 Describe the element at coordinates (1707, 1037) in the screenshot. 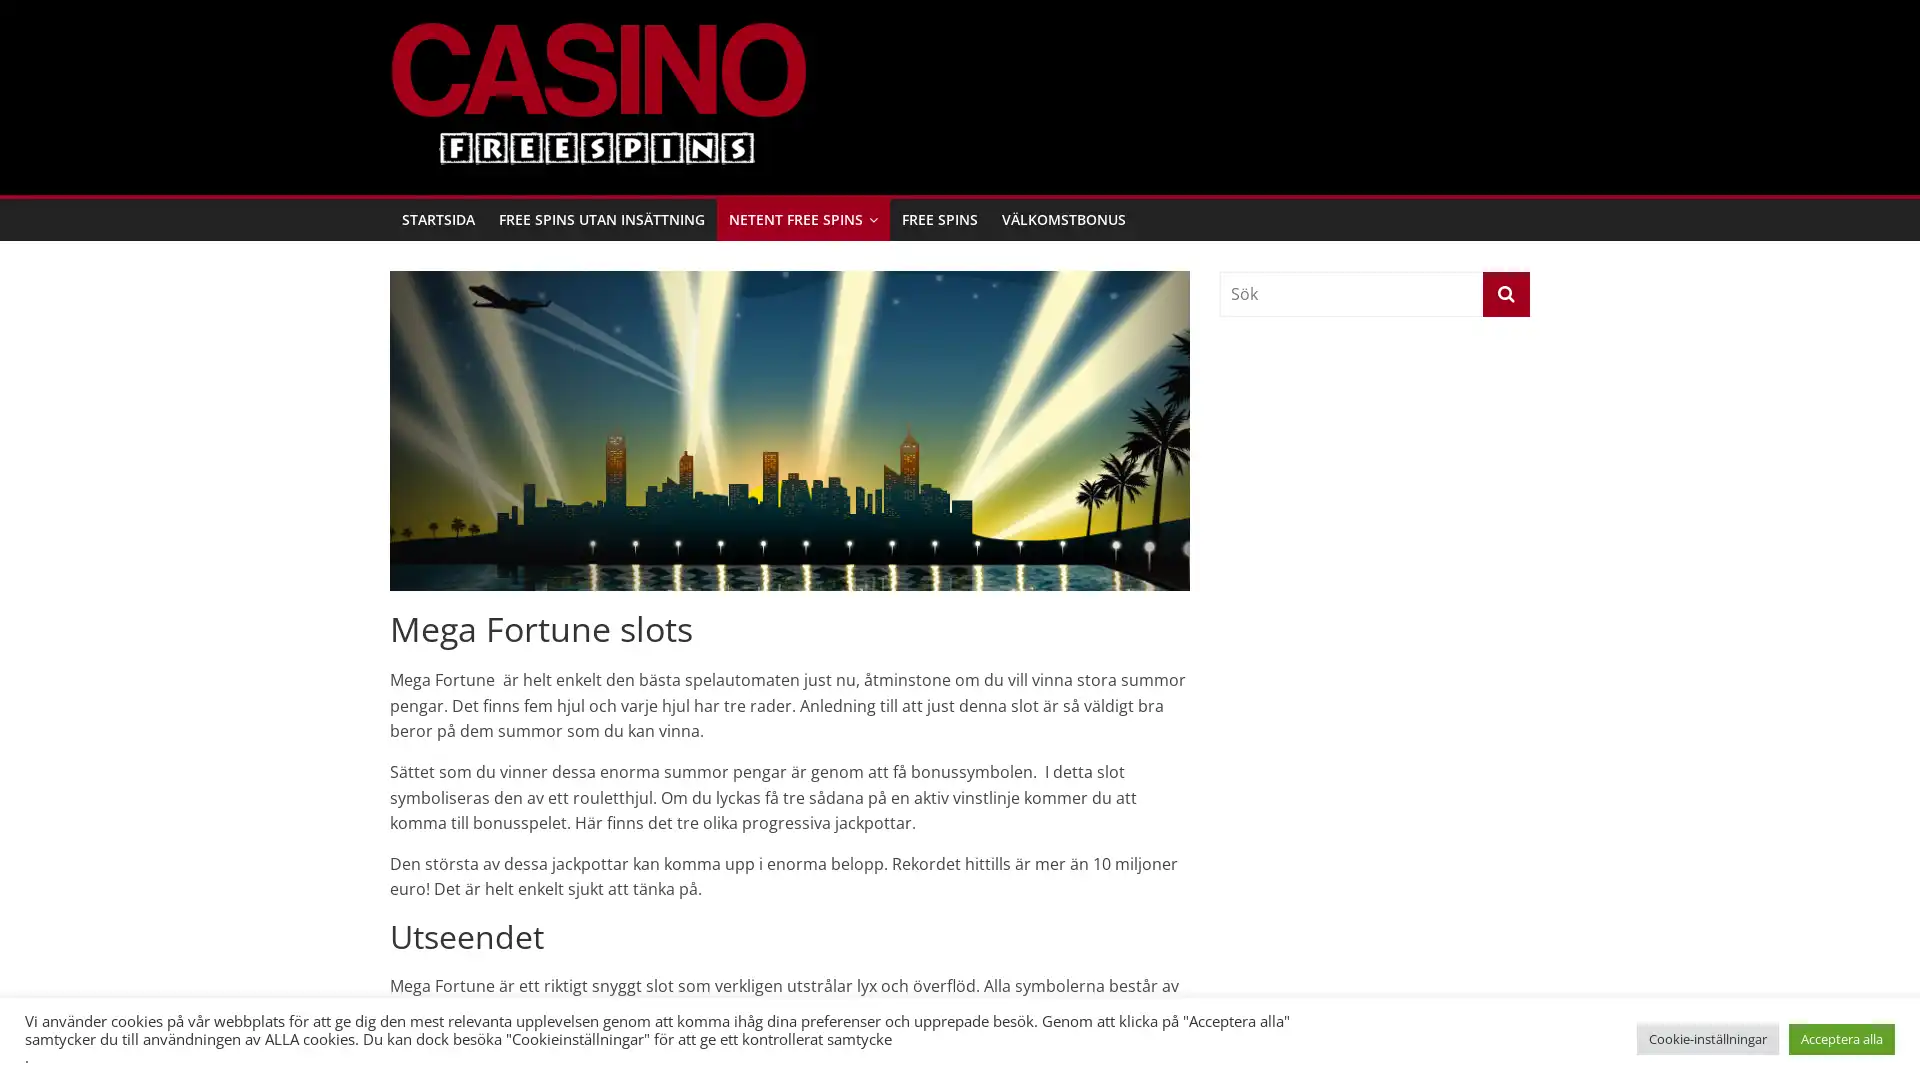

I see `Cookie-installningar` at that location.